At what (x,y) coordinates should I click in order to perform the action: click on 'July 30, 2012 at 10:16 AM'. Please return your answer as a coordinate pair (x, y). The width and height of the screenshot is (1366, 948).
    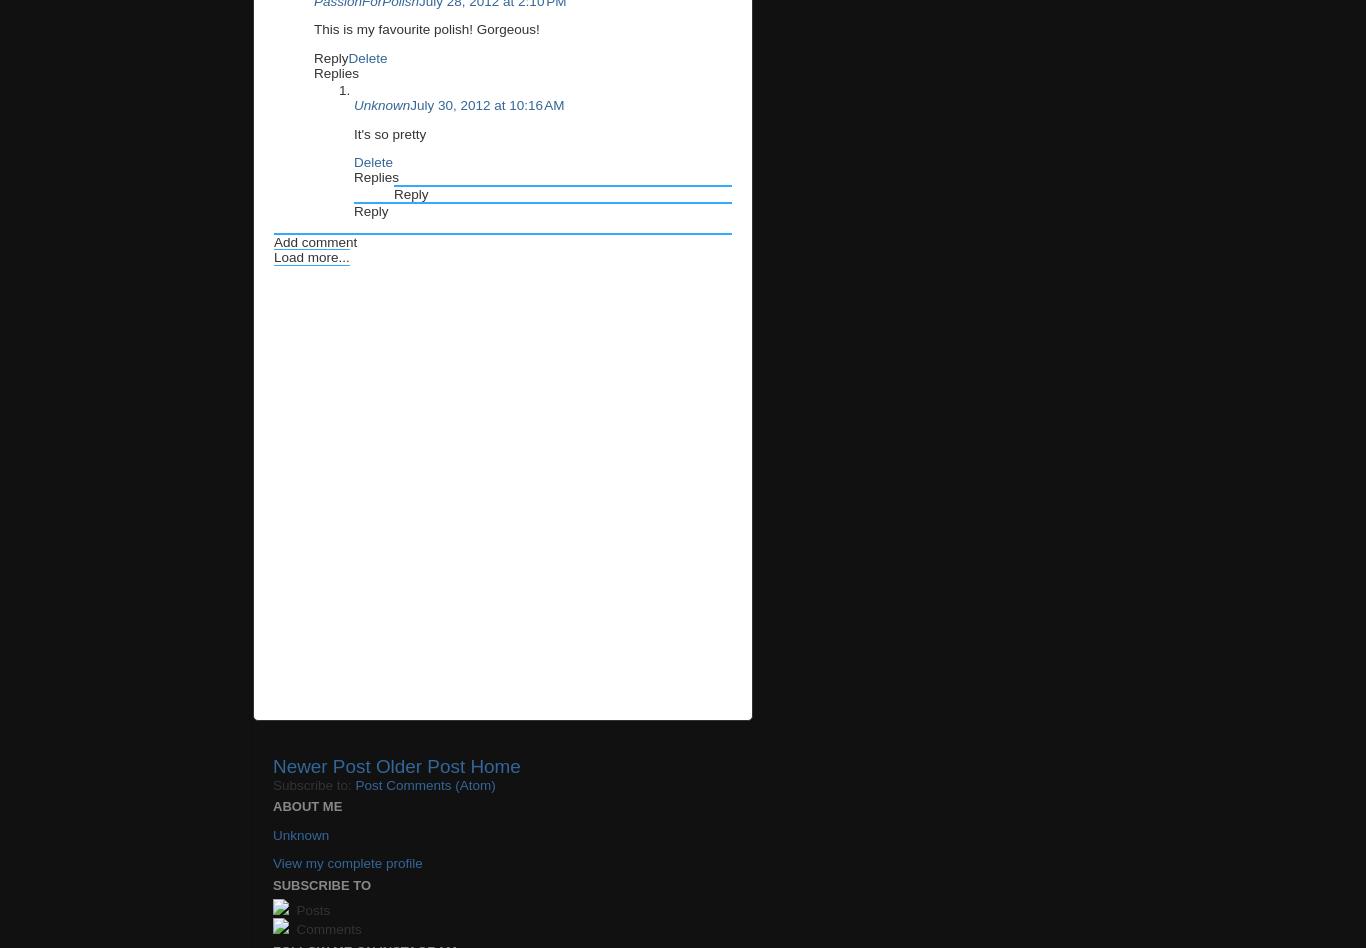
    Looking at the image, I should click on (486, 105).